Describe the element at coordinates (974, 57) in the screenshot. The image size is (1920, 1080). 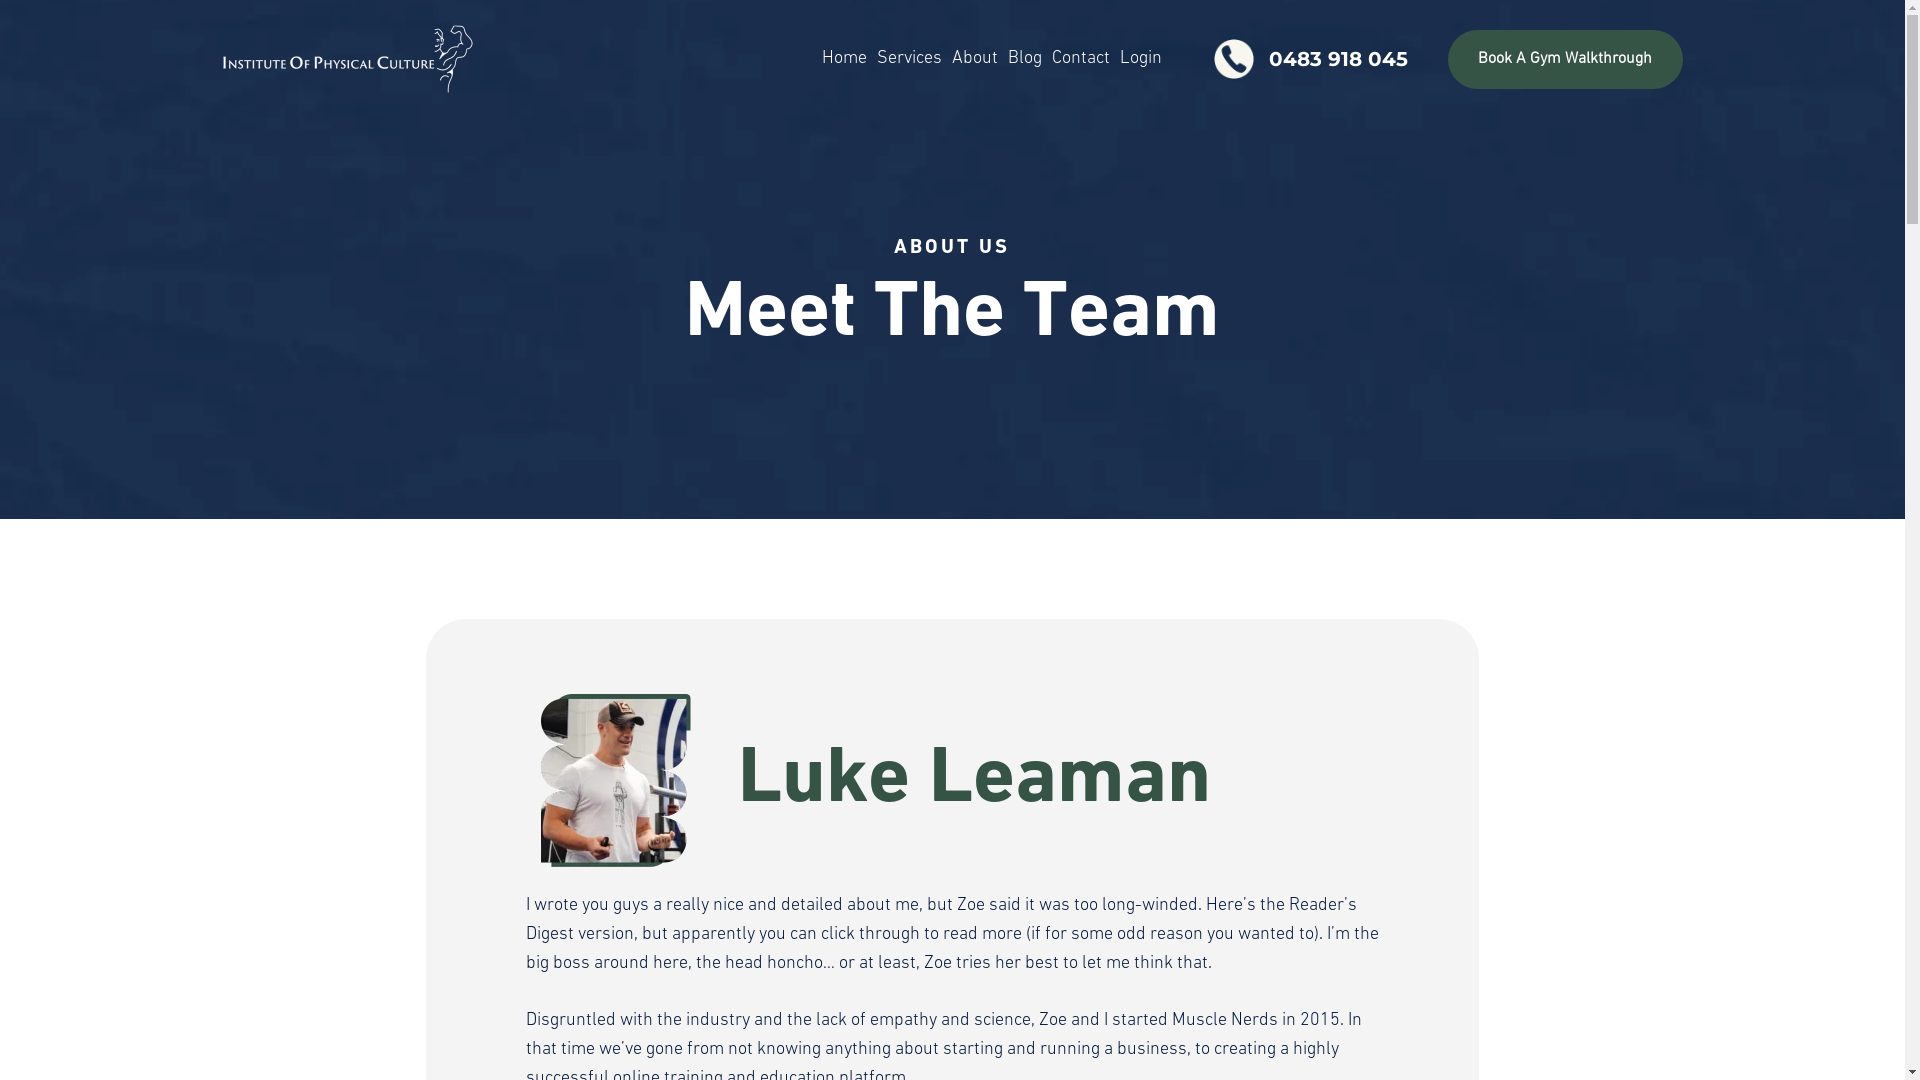
I see `'About'` at that location.